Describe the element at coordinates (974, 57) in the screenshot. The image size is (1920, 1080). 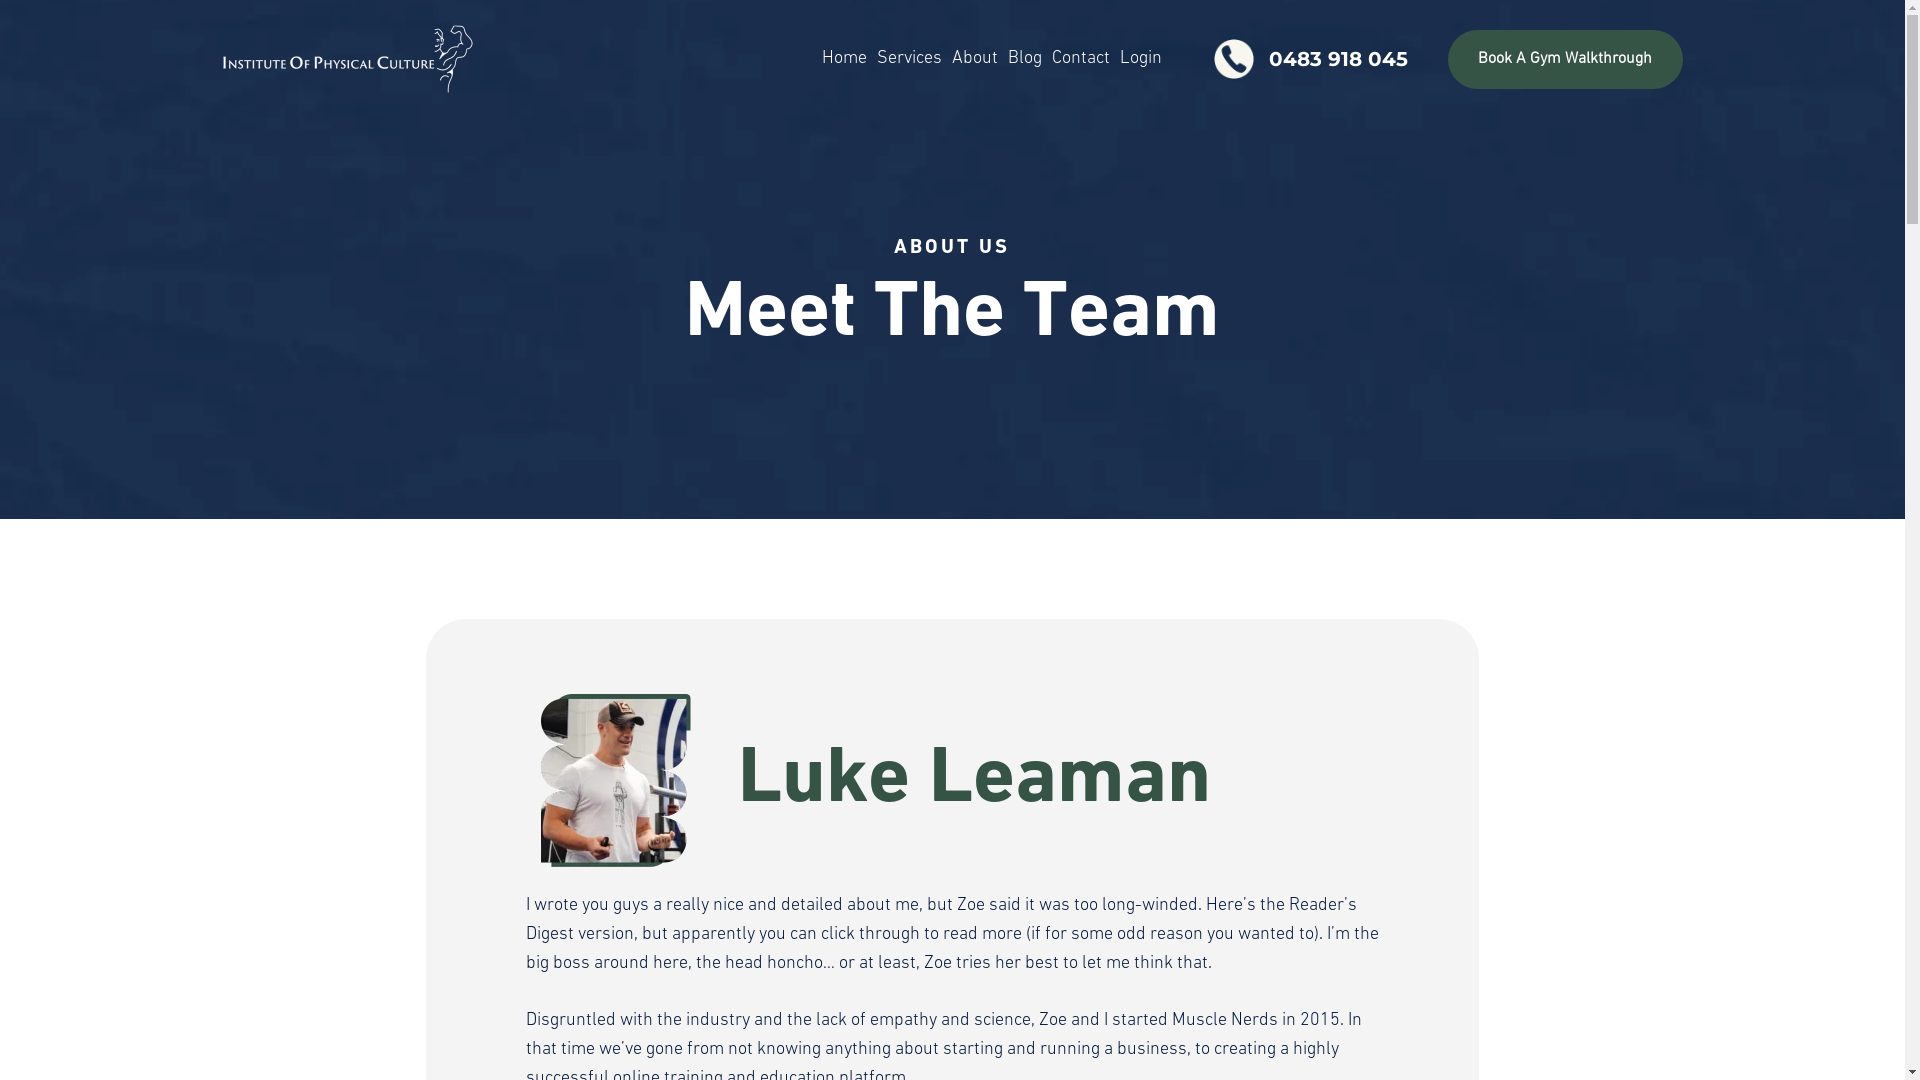
I see `'About'` at that location.